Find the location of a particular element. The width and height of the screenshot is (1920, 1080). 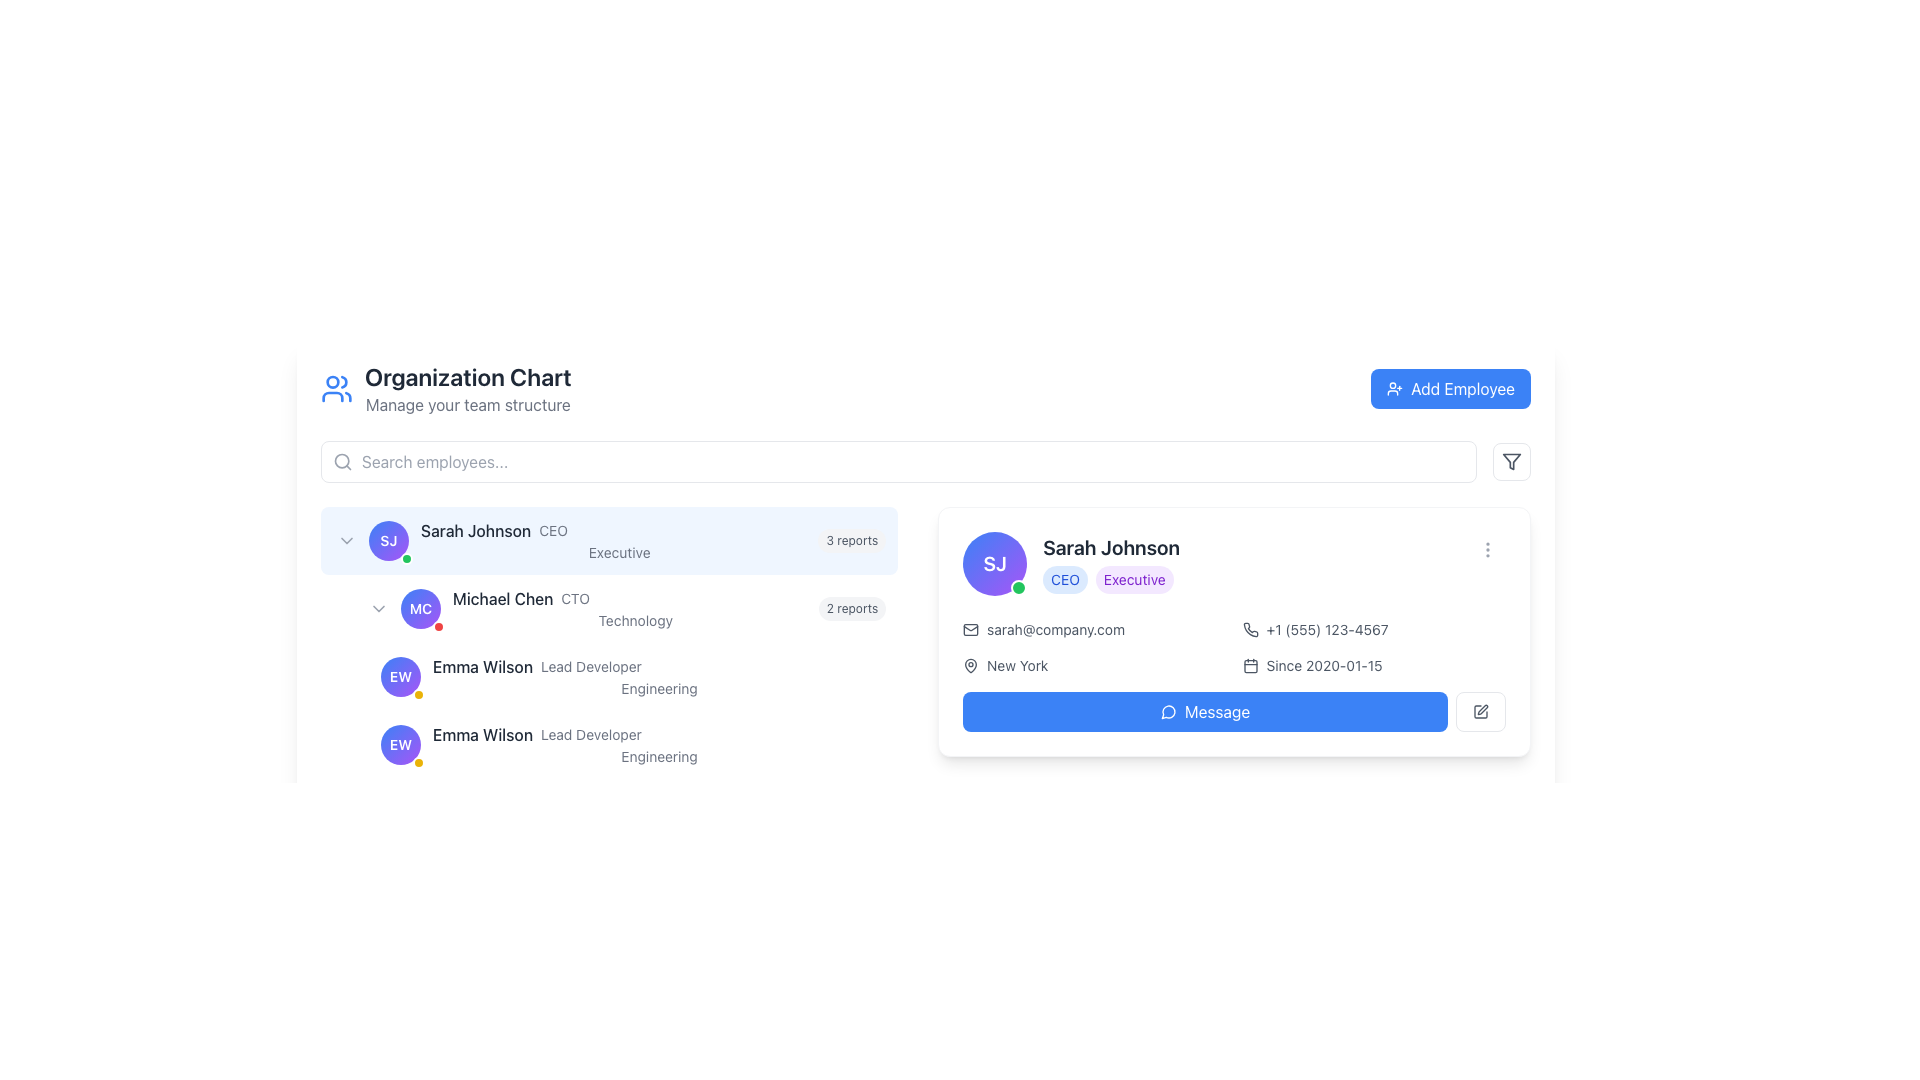

the organizational node displaying Michael Chen's details, including his role as CTO and department Technology is located at coordinates (608, 643).